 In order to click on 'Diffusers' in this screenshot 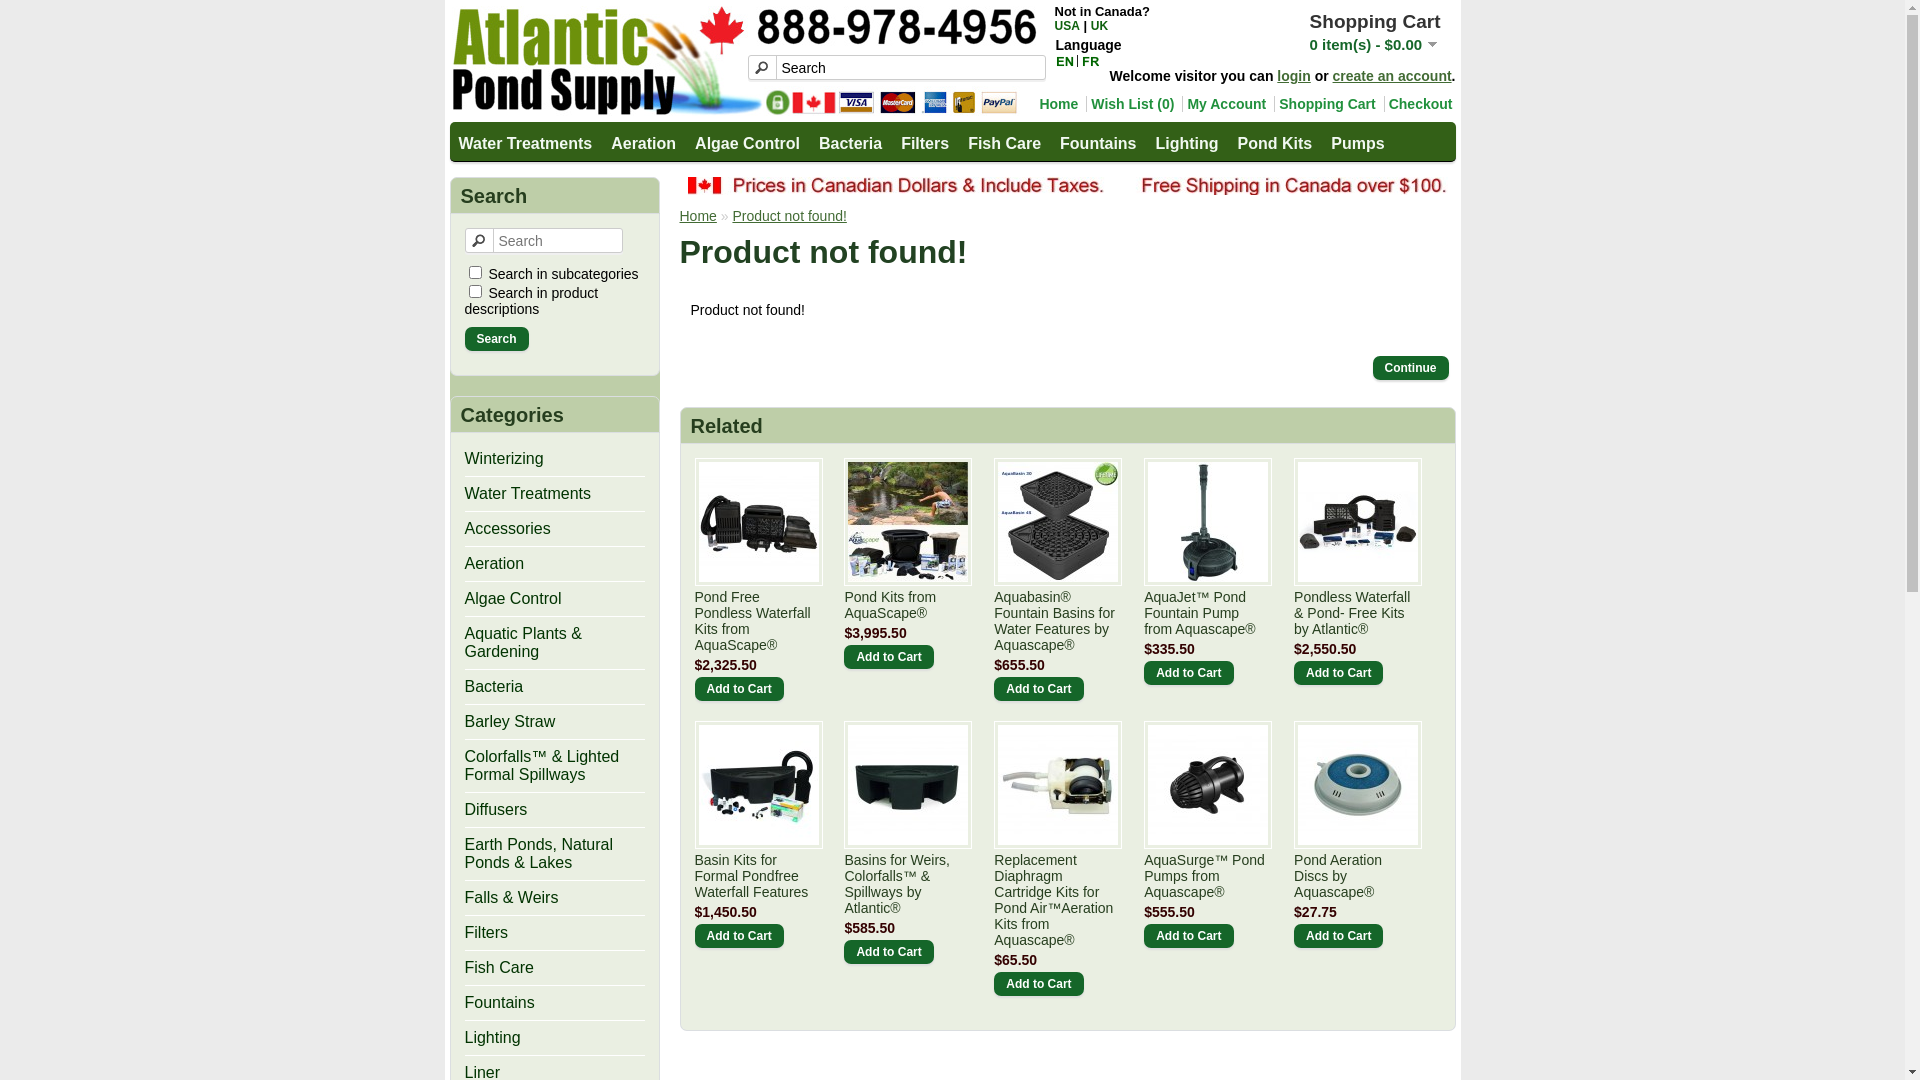, I will do `click(495, 808)`.